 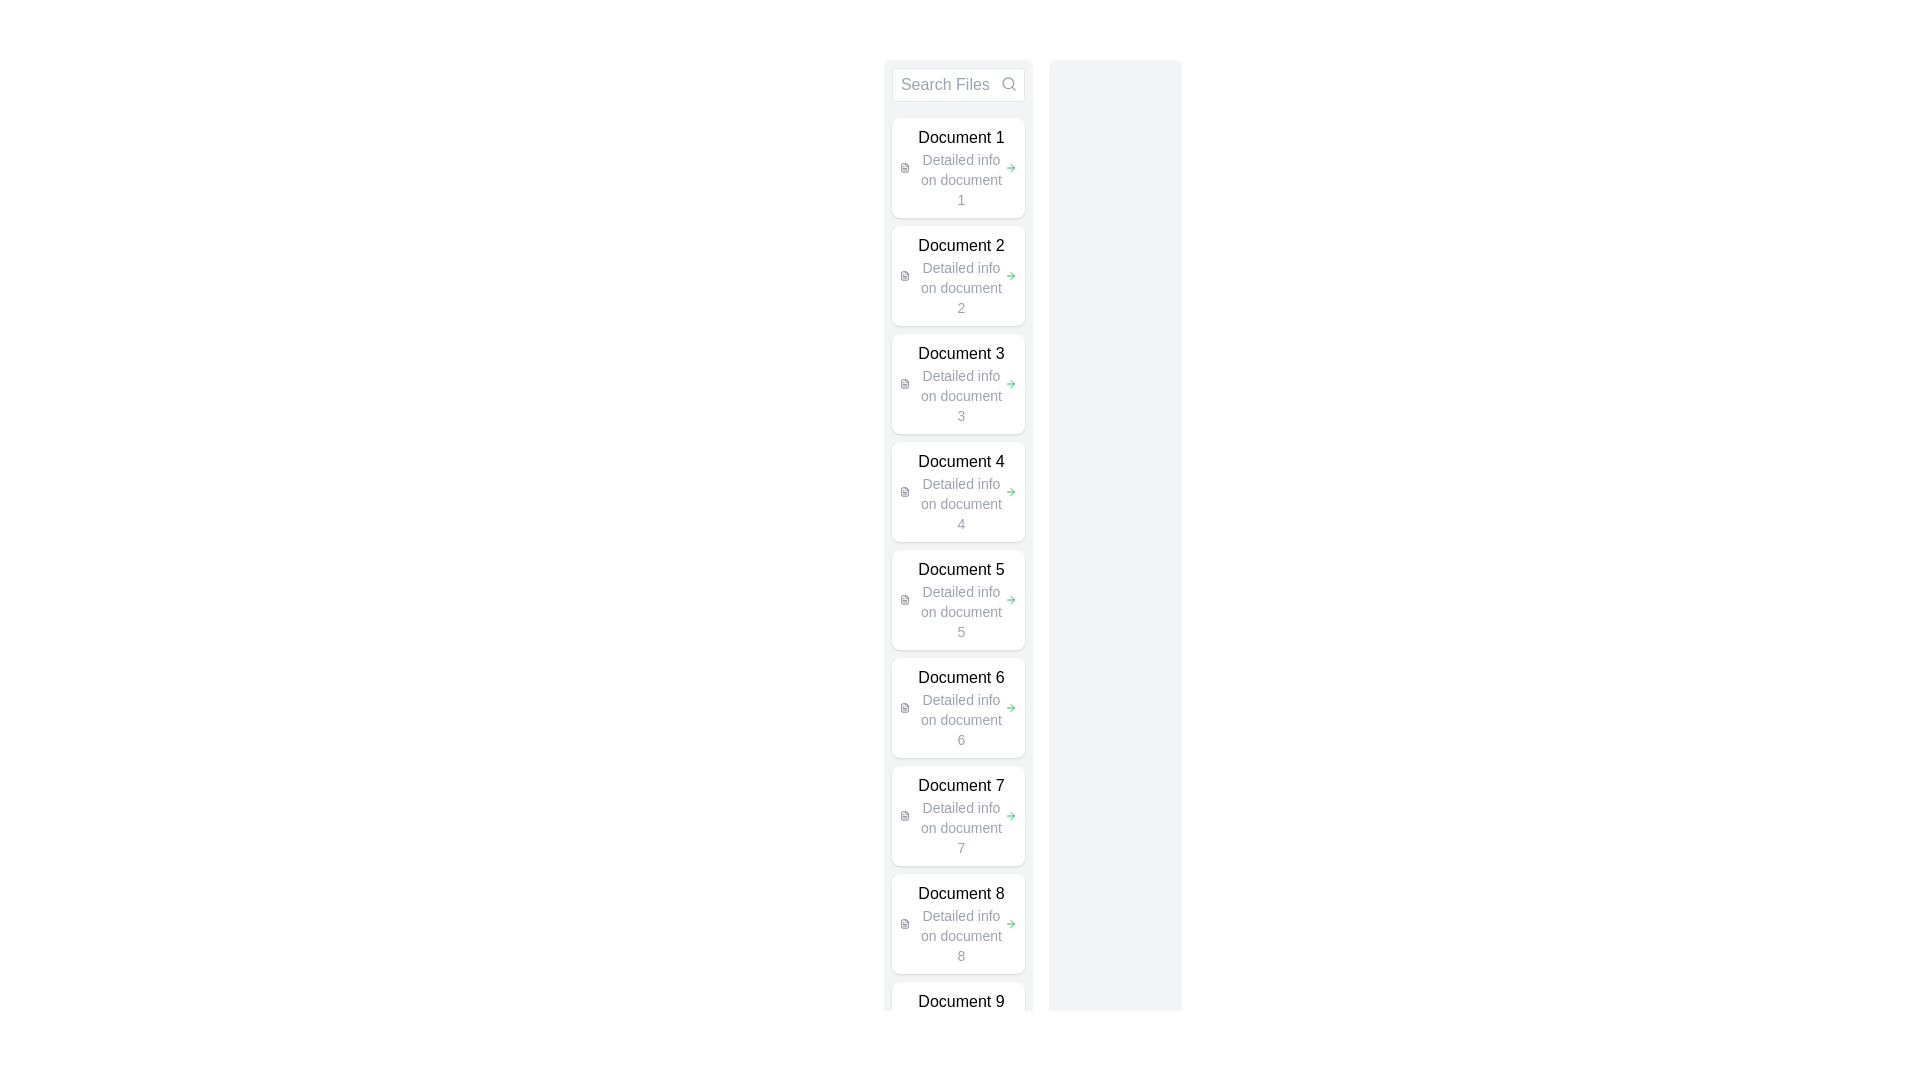 I want to click on the informational text component located below 'Document 5' in the side menu panel, so click(x=961, y=611).